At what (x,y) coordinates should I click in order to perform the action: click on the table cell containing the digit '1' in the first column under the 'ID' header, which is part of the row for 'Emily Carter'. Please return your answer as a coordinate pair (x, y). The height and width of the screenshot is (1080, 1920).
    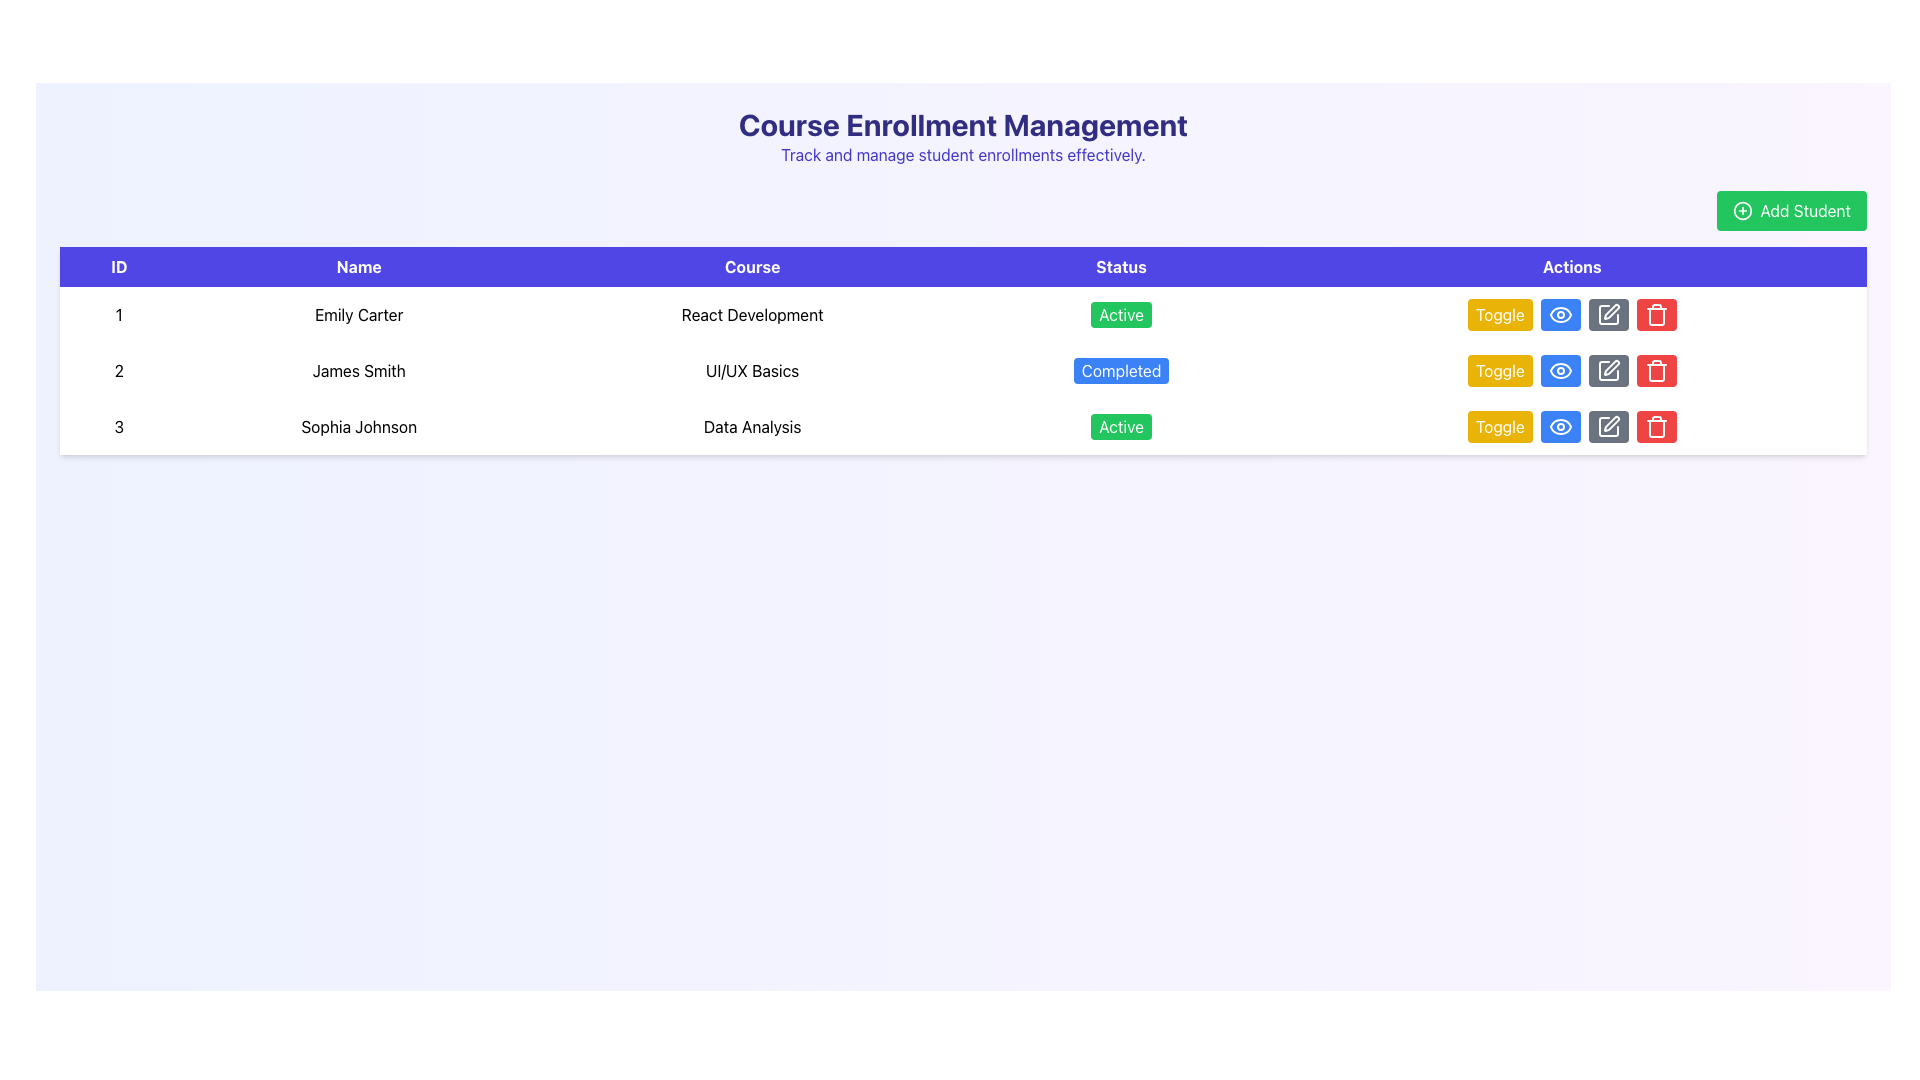
    Looking at the image, I should click on (118, 315).